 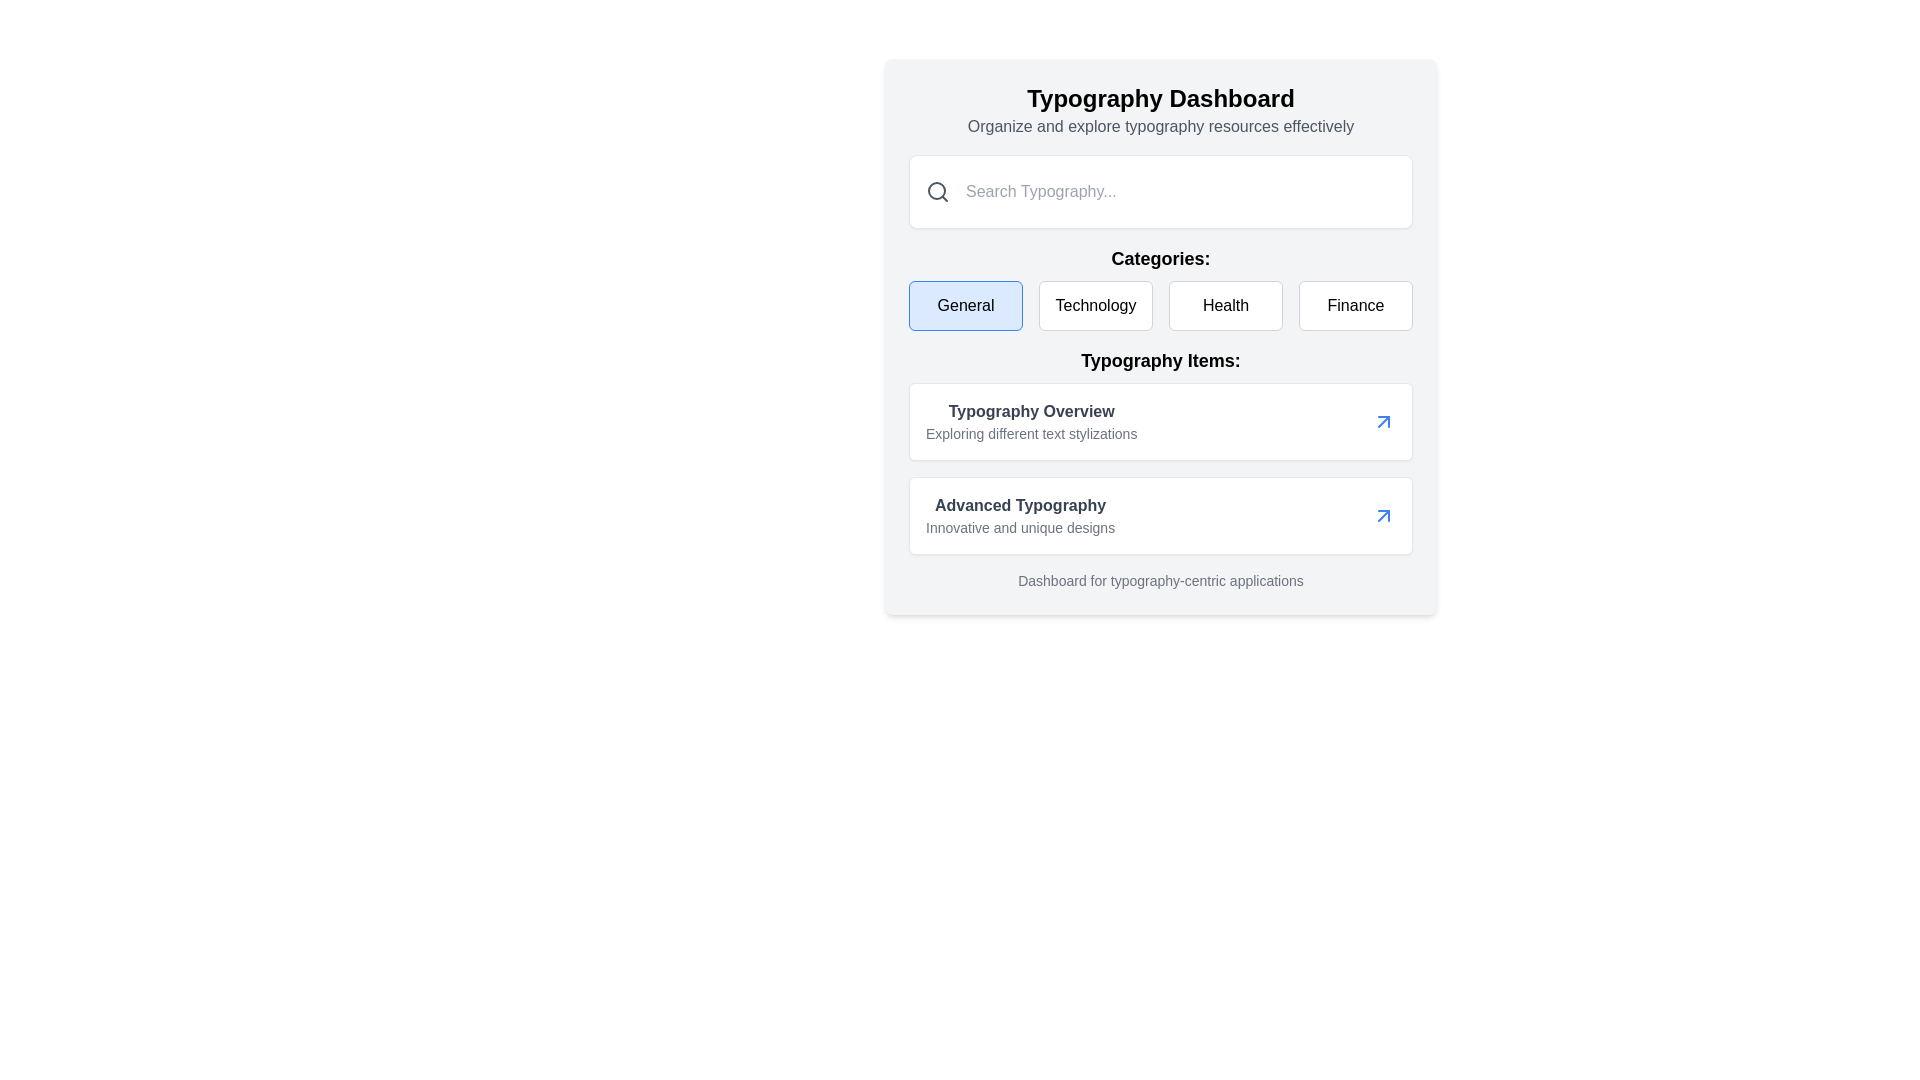 What do you see at coordinates (1224, 305) in the screenshot?
I see `the 'Health' button, which is a rectangular button with rounded corners, containing the text 'Health' in medium-sized bold black font on a white background, located below the 'Typography Dashboard' title and to the left of the 'Finance' button` at bounding box center [1224, 305].